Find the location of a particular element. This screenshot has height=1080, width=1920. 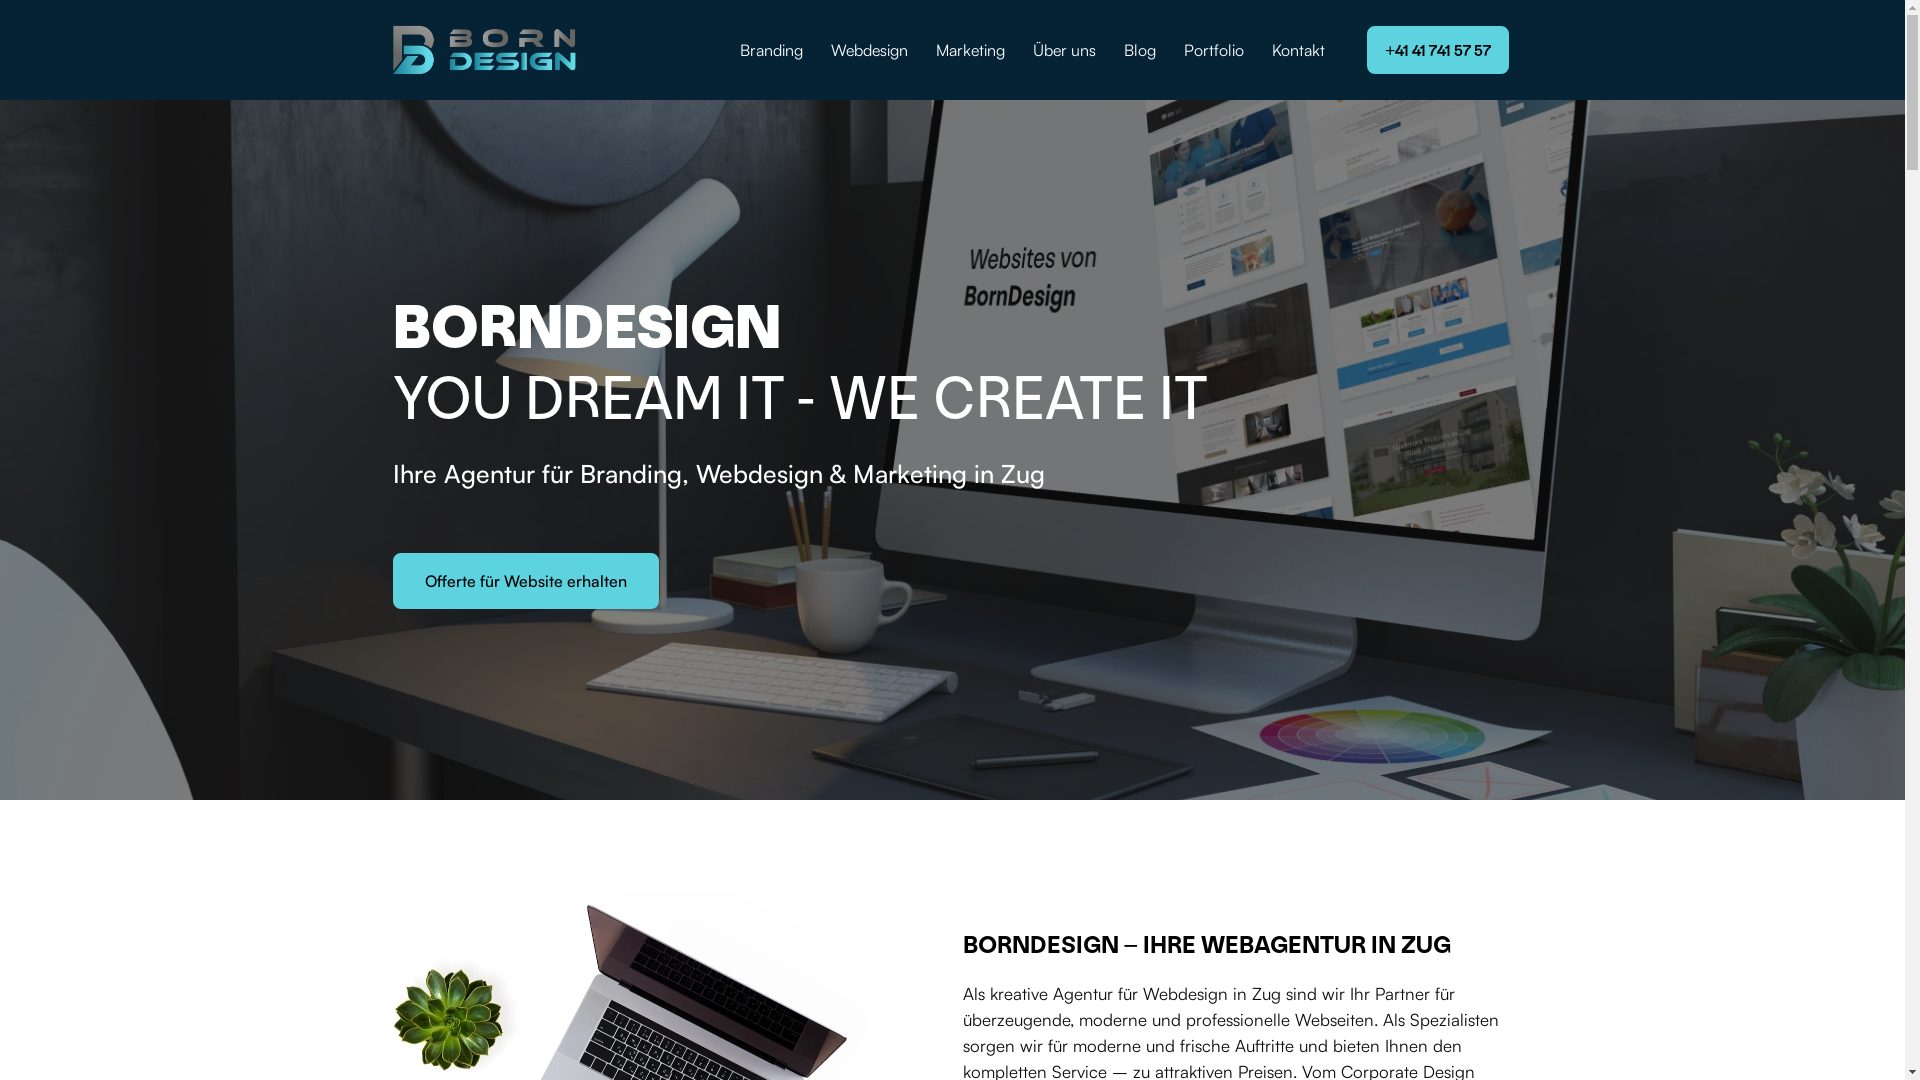

'+41 41 741 57 57' is located at coordinates (1366, 49).